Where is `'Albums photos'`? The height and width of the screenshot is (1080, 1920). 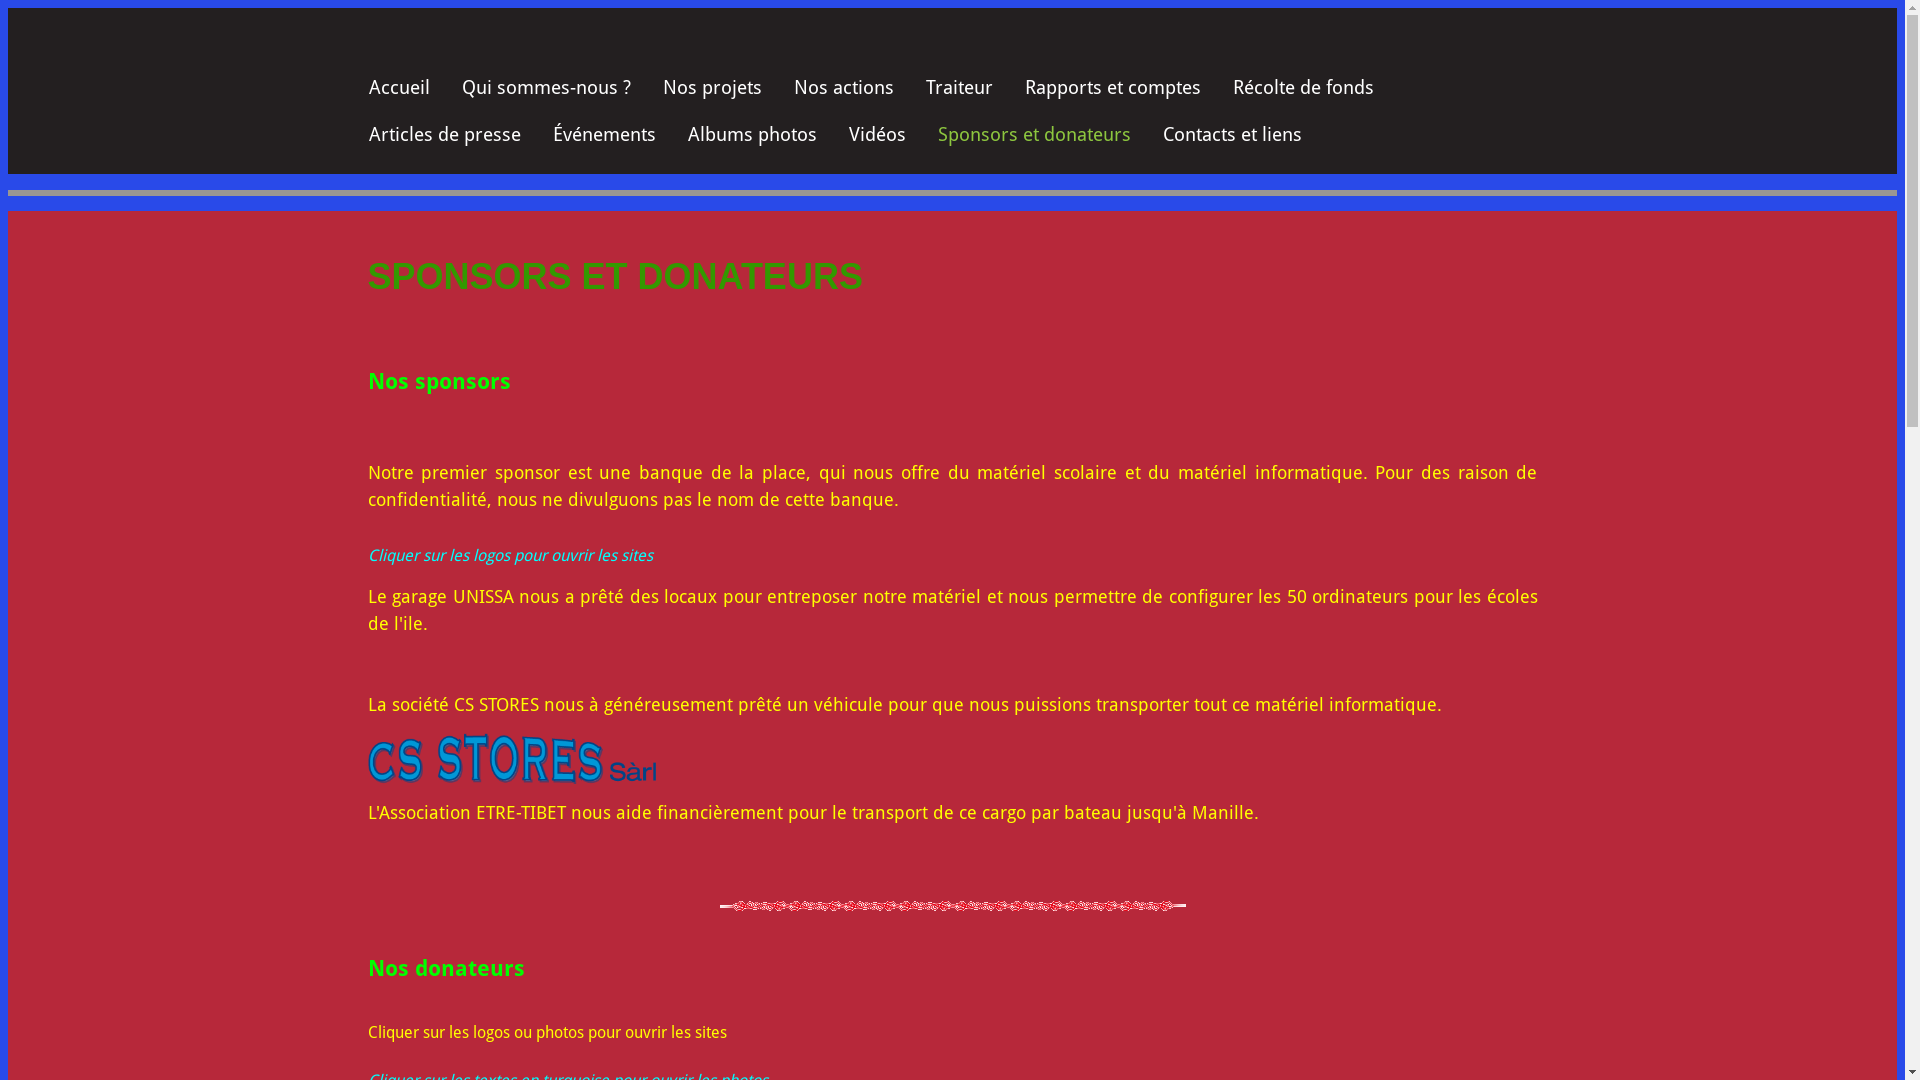
'Albums photos' is located at coordinates (751, 135).